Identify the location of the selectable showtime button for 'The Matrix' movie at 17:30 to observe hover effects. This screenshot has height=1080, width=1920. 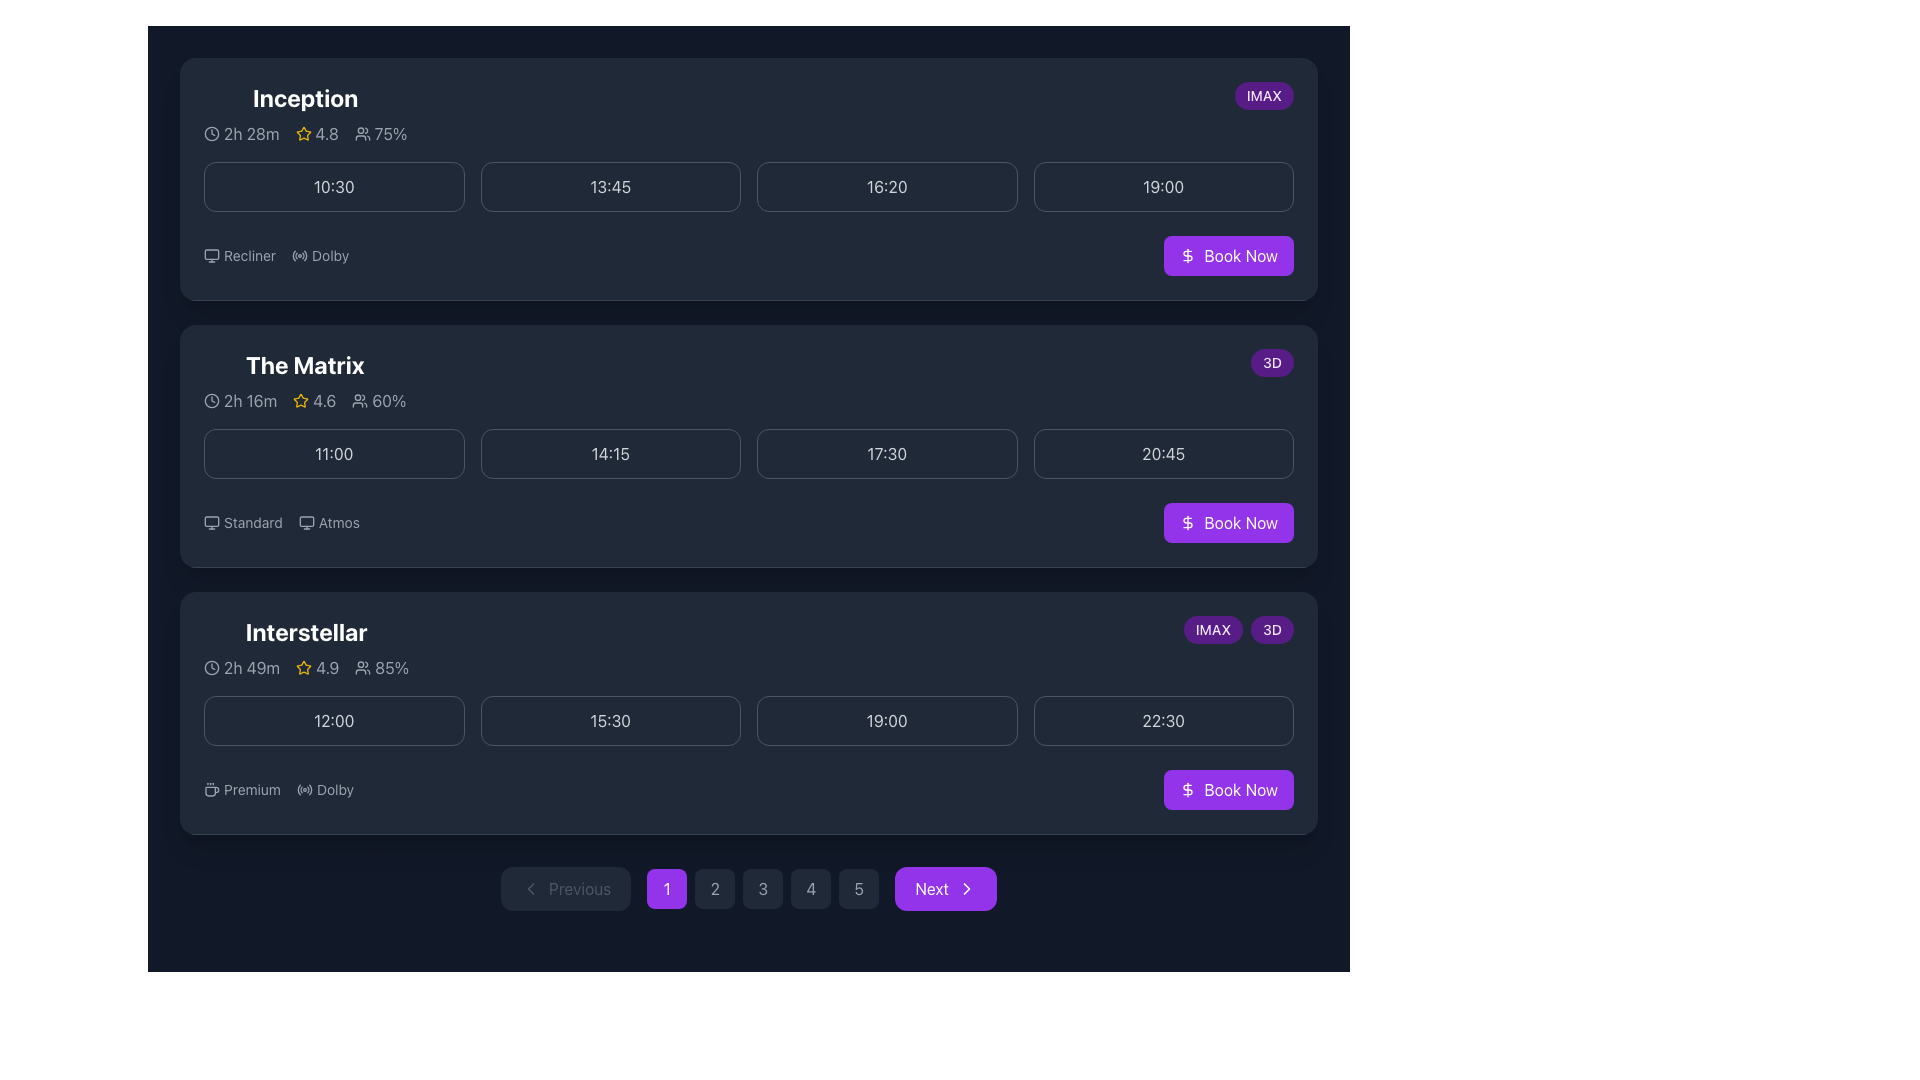
(886, 454).